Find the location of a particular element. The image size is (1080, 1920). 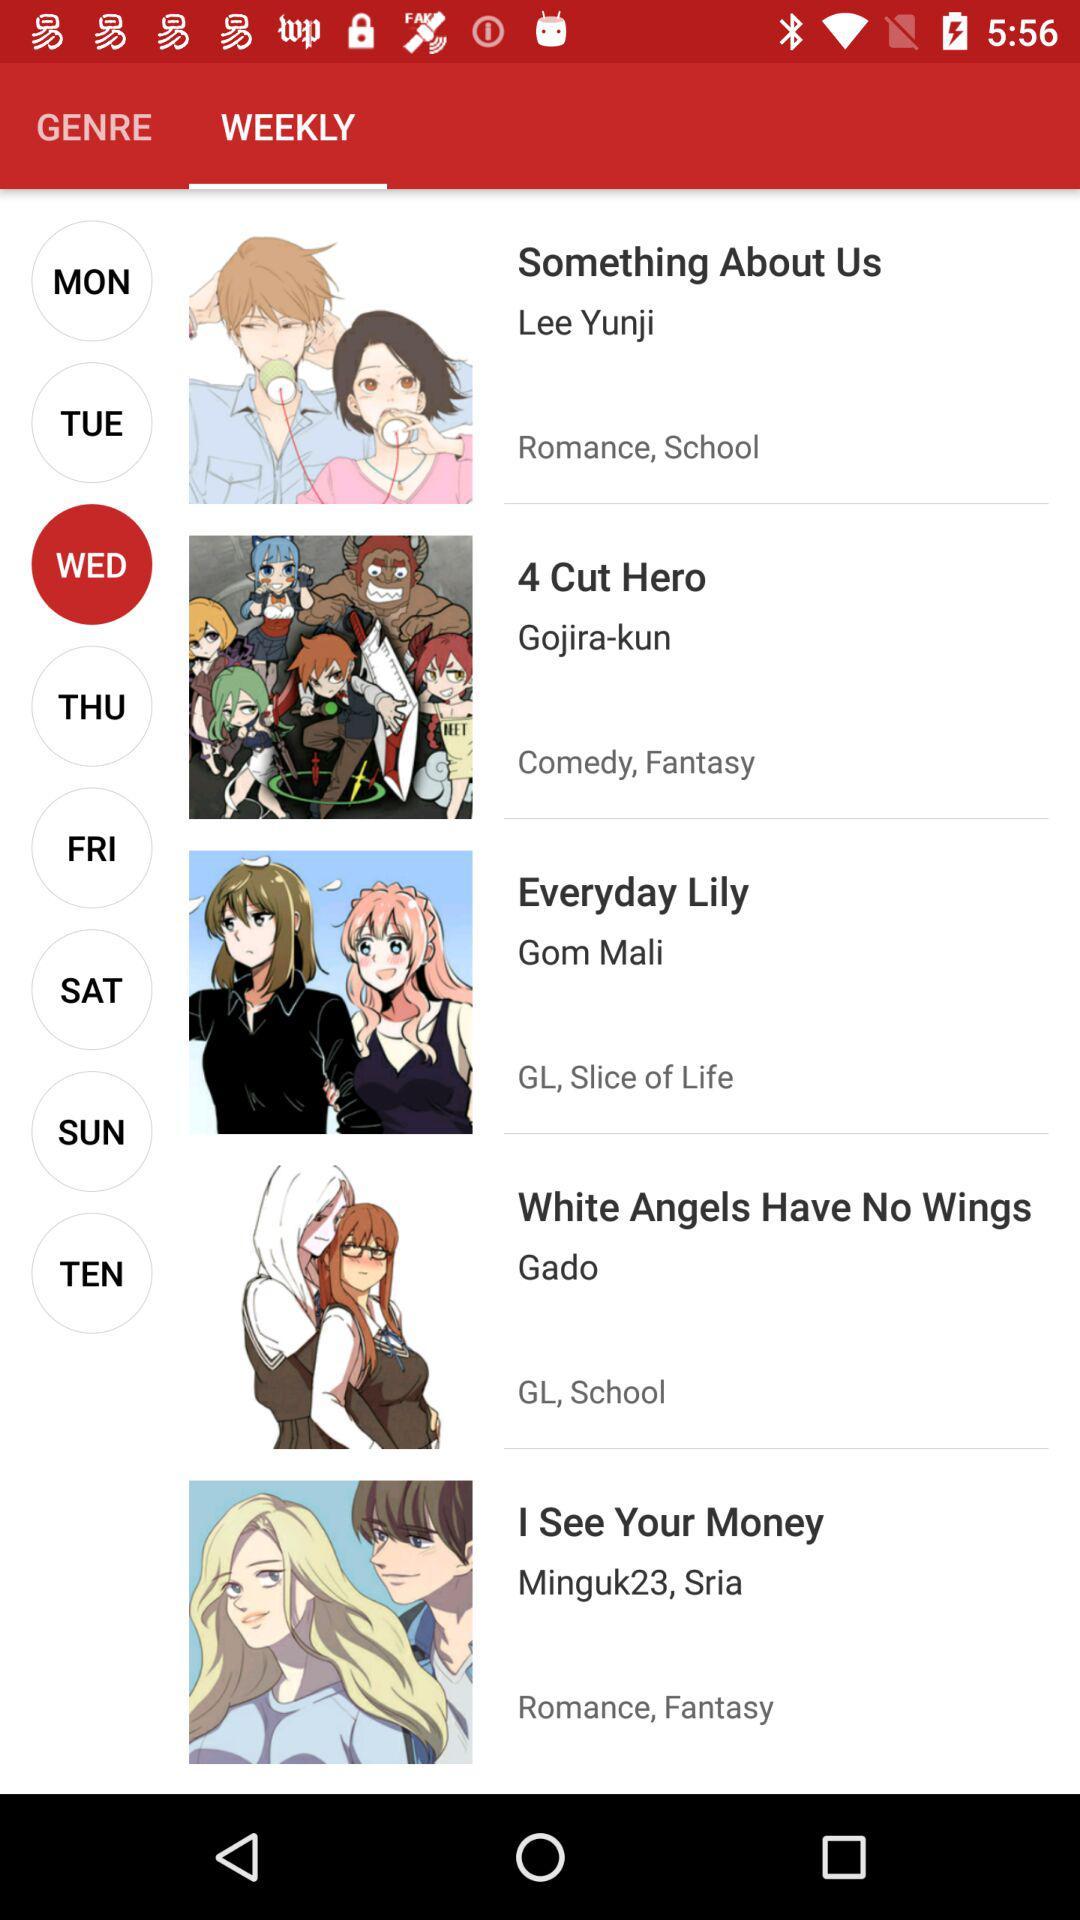

icon below the genre icon is located at coordinates (91, 279).